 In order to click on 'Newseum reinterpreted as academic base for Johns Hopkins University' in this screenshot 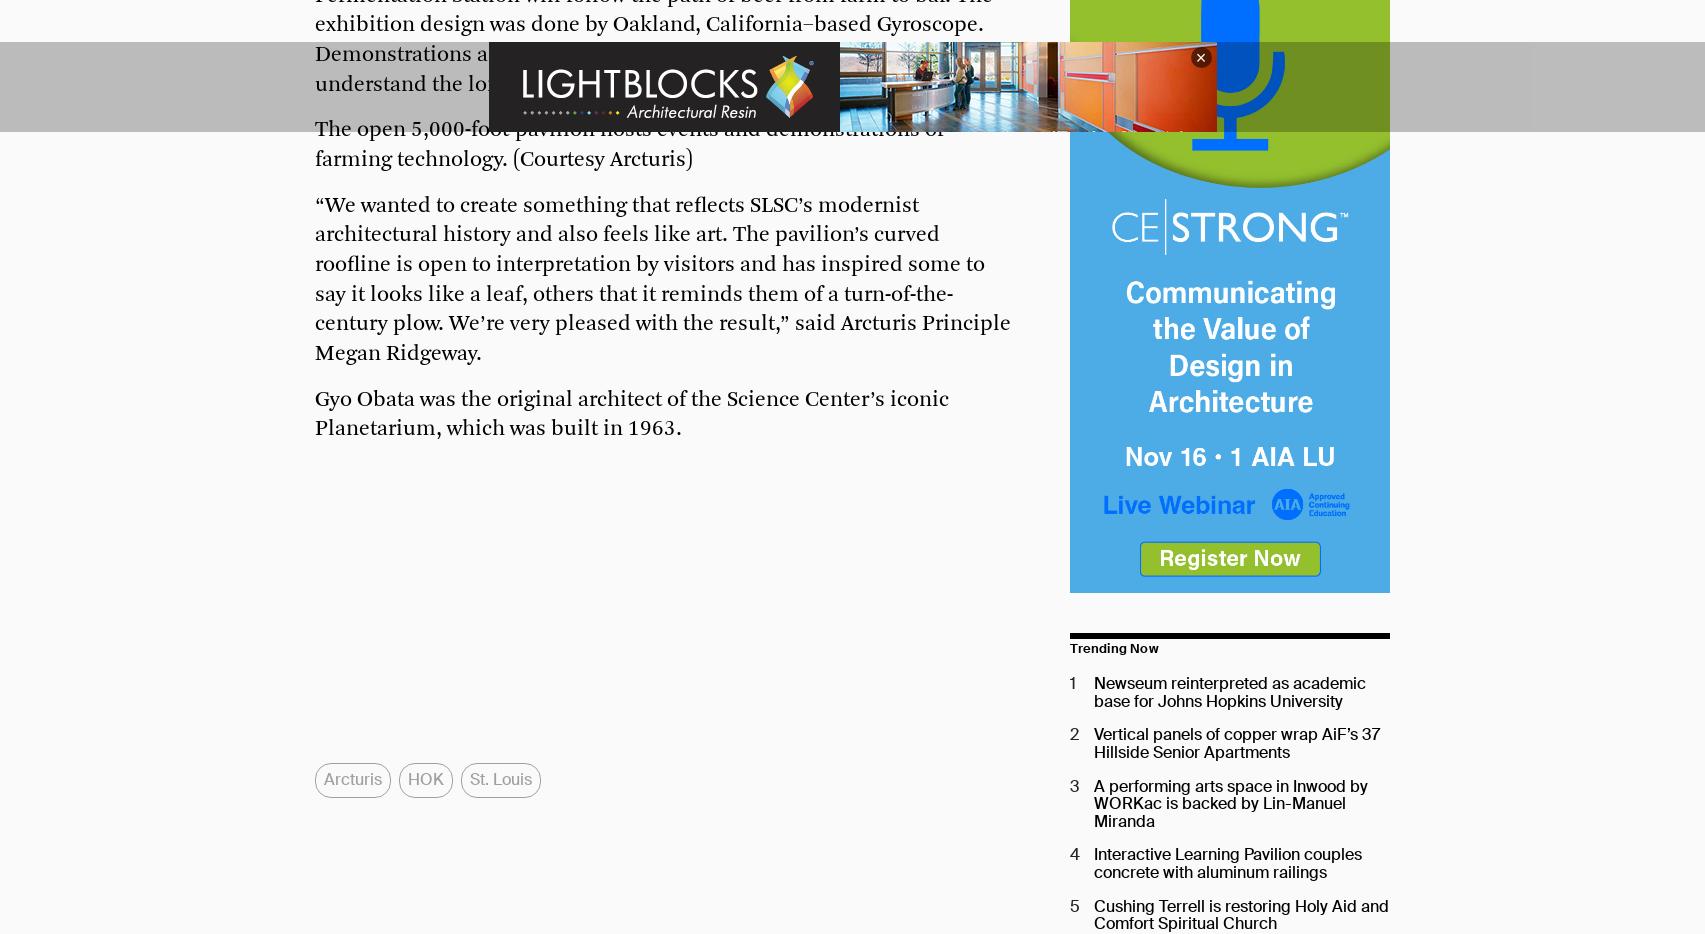, I will do `click(1229, 691)`.